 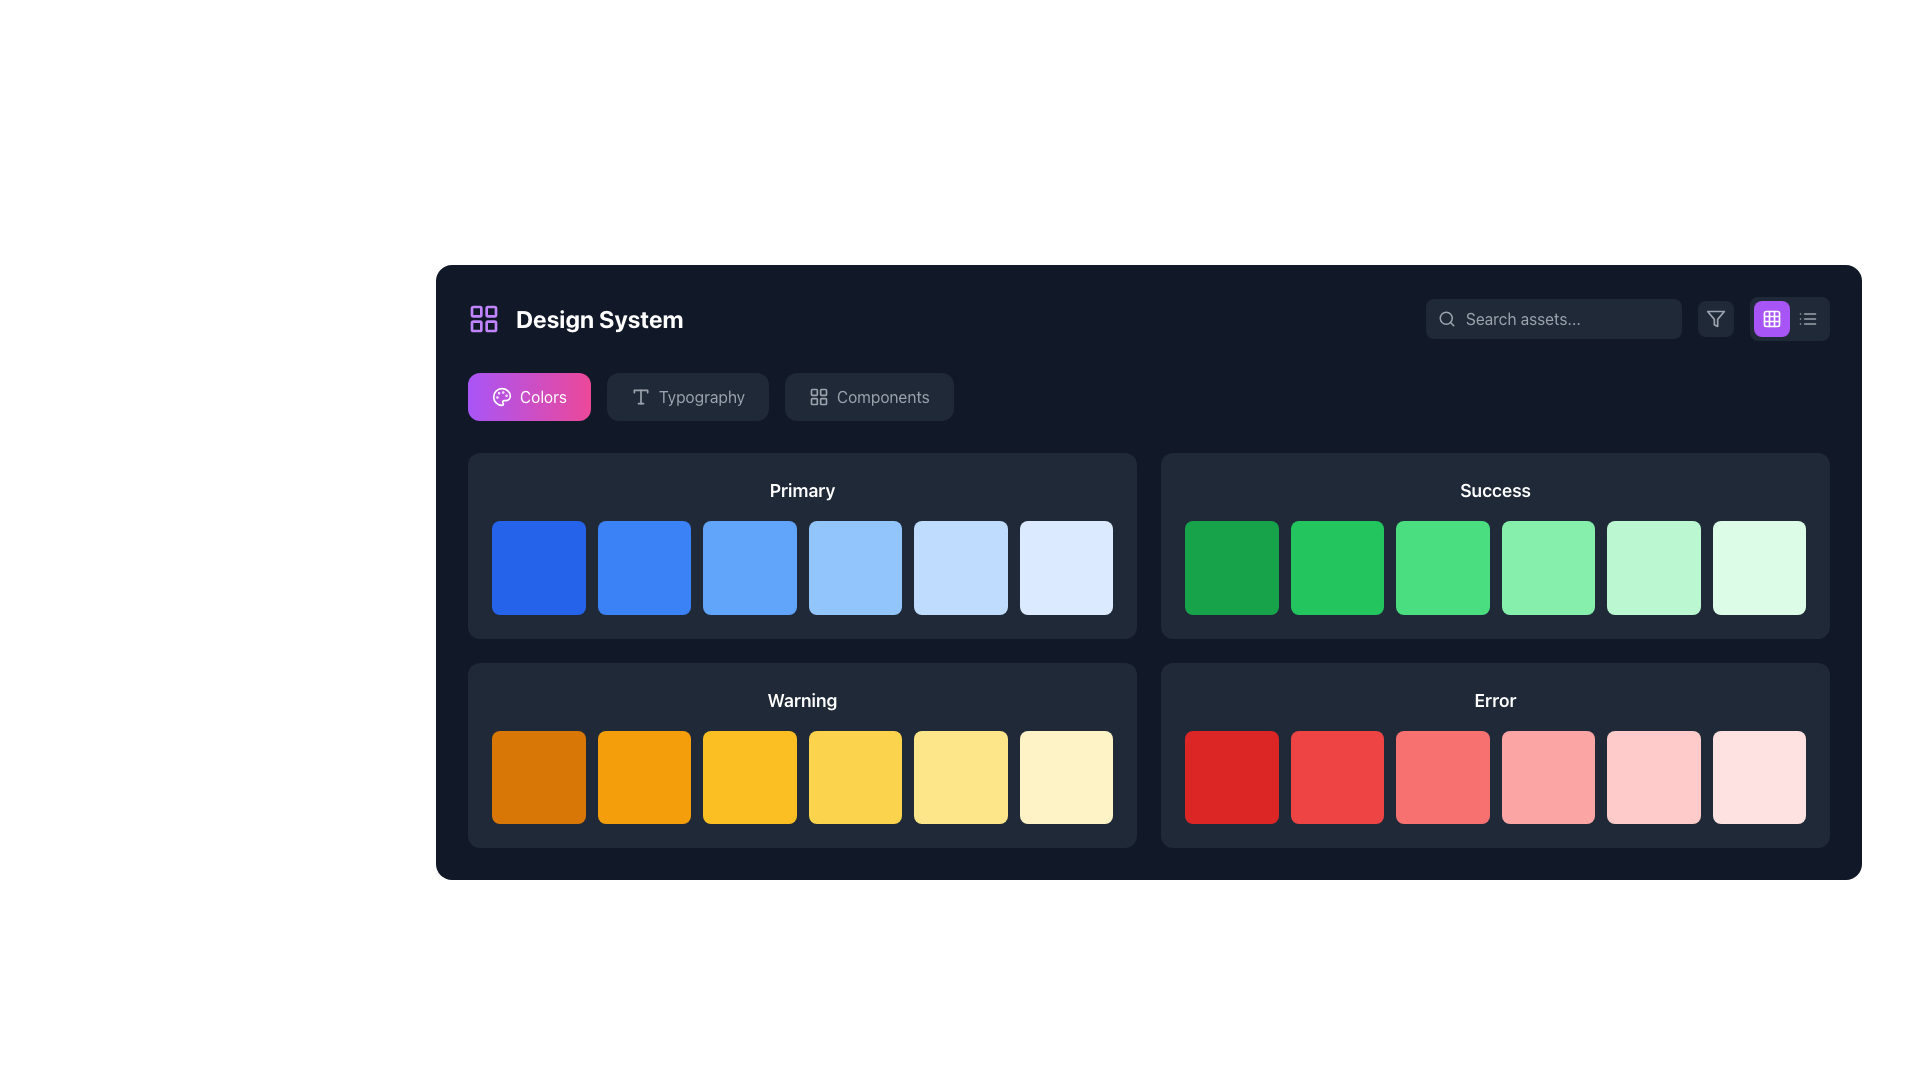 What do you see at coordinates (1067, 570) in the screenshot?
I see `the rounded square visual element in the 'Primary' color palette group, located on the rightmost side and centrally aligned with the Success and Warning sections` at bounding box center [1067, 570].